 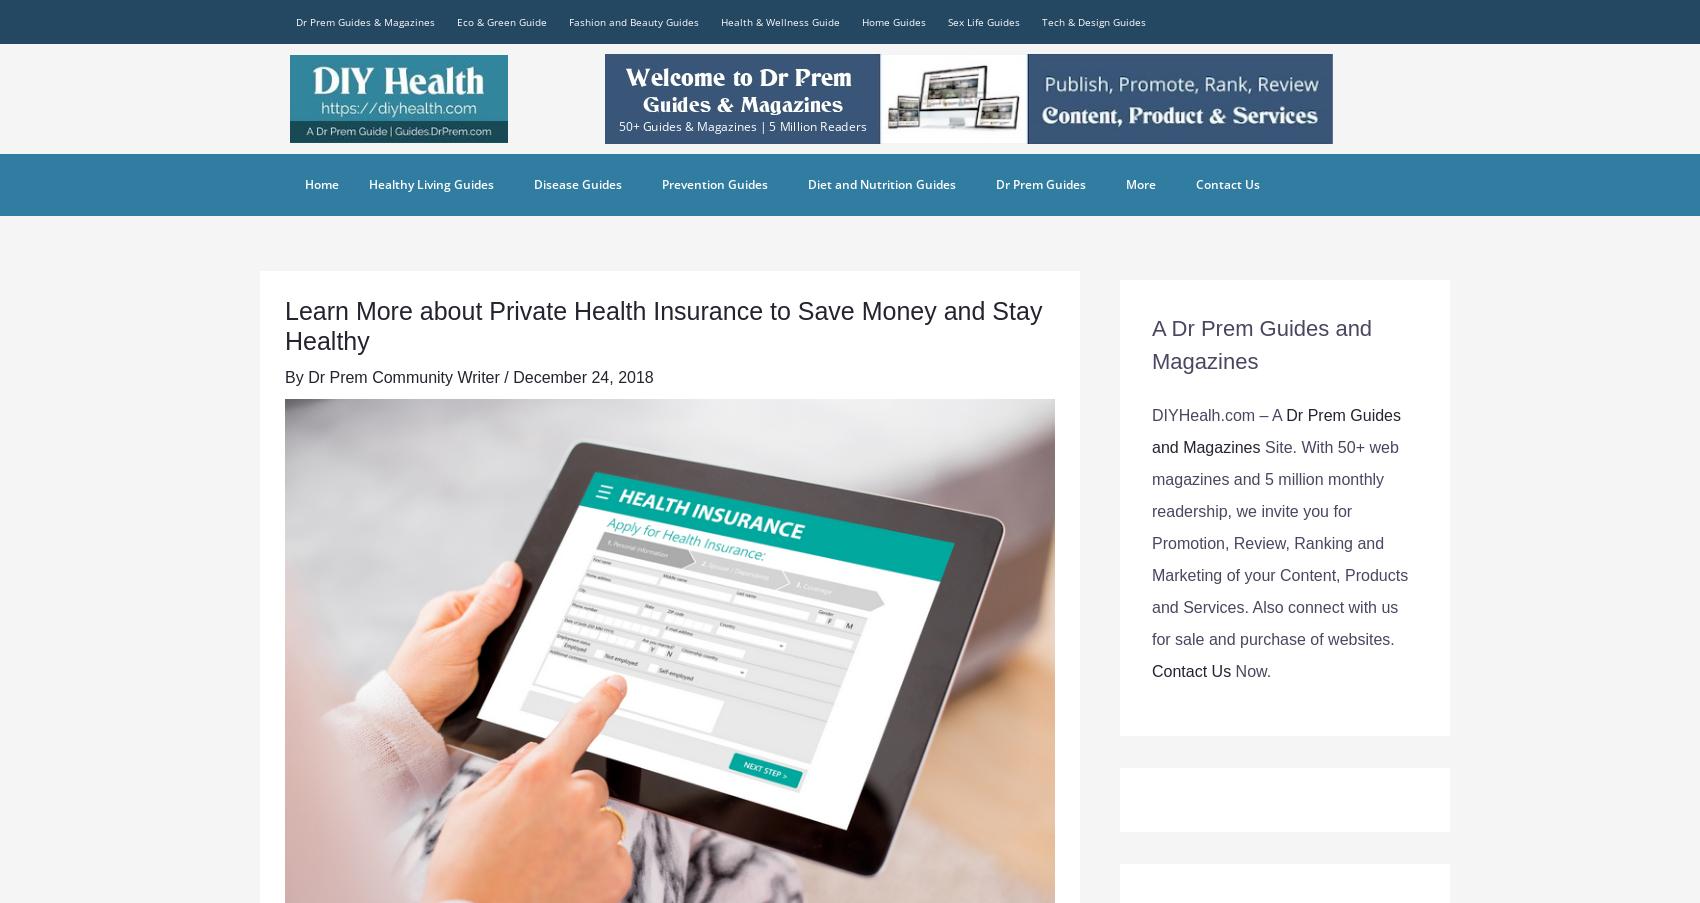 What do you see at coordinates (1140, 355) in the screenshot?
I see `'WeddingClan.com'` at bounding box center [1140, 355].